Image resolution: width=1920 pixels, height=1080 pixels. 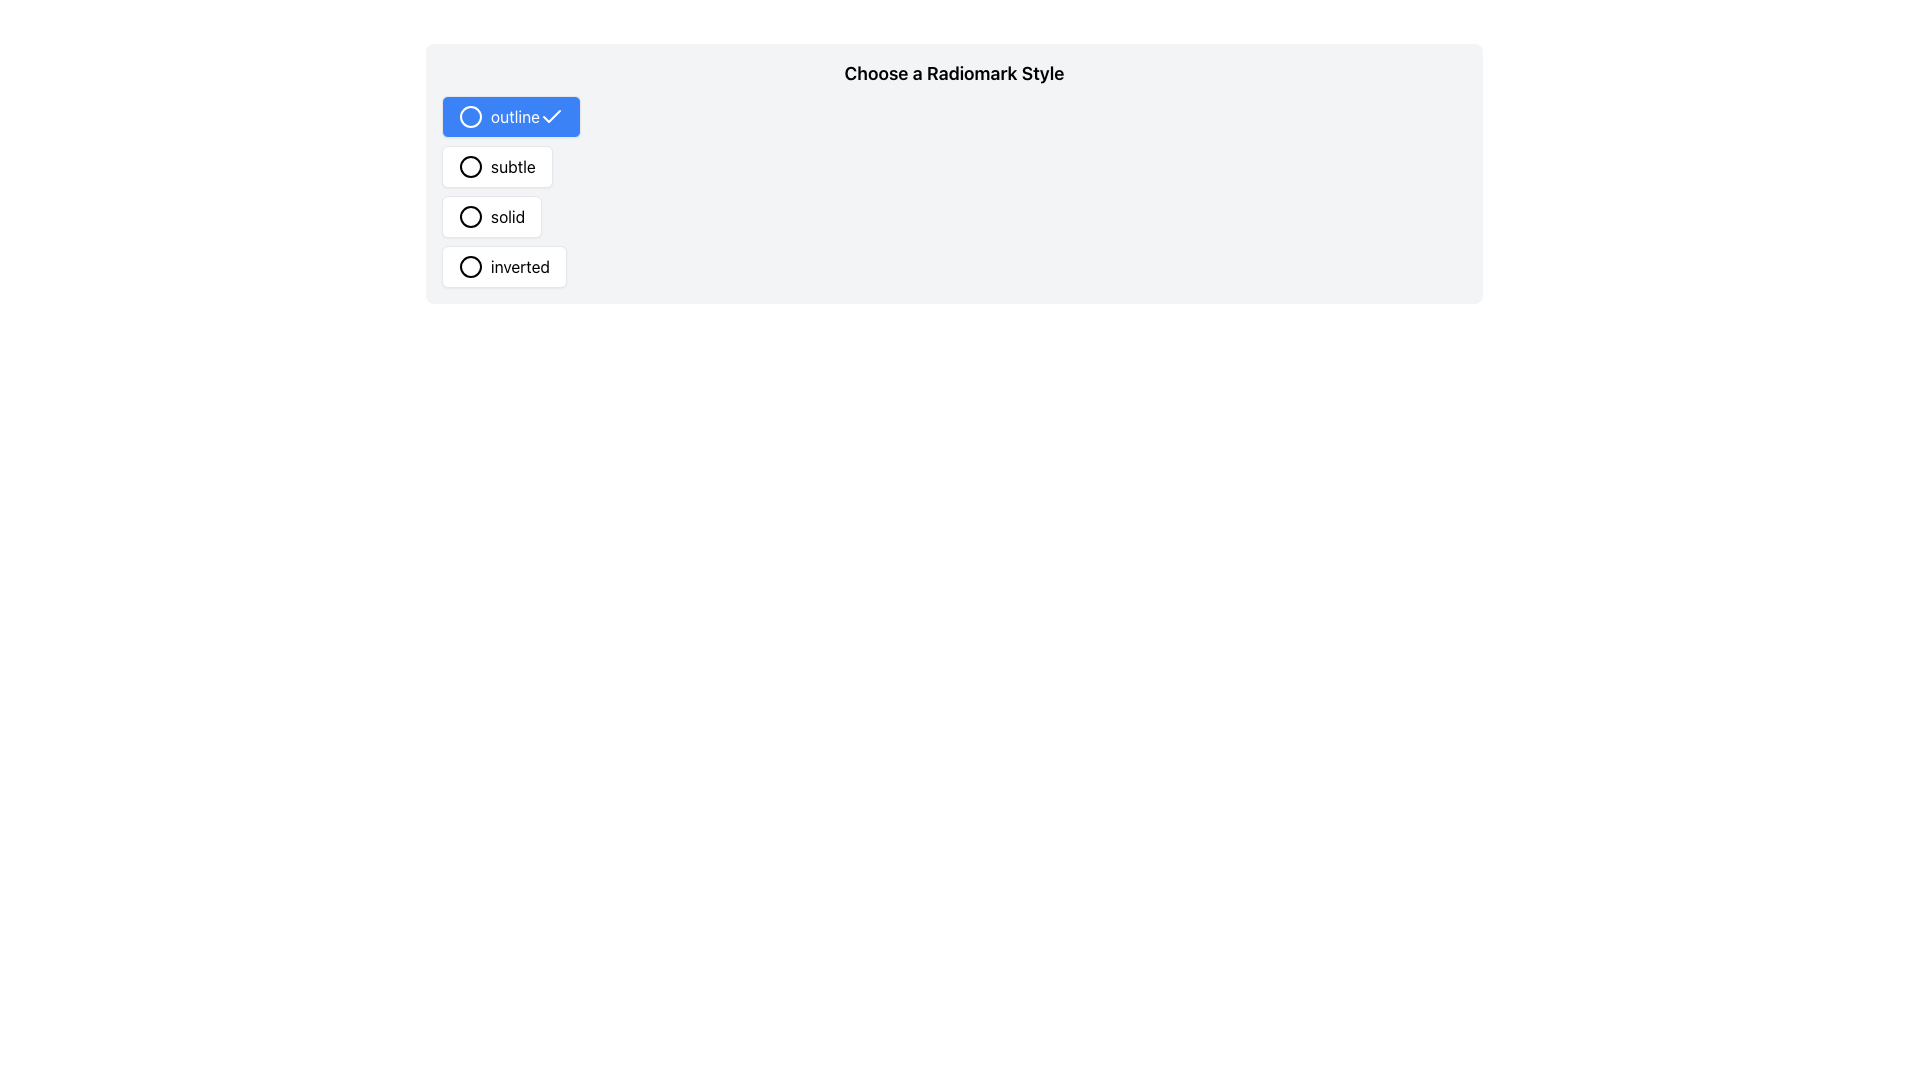 I want to click on the radio button labeled 'outline' with a blue background and checkmark icon, so click(x=511, y=116).